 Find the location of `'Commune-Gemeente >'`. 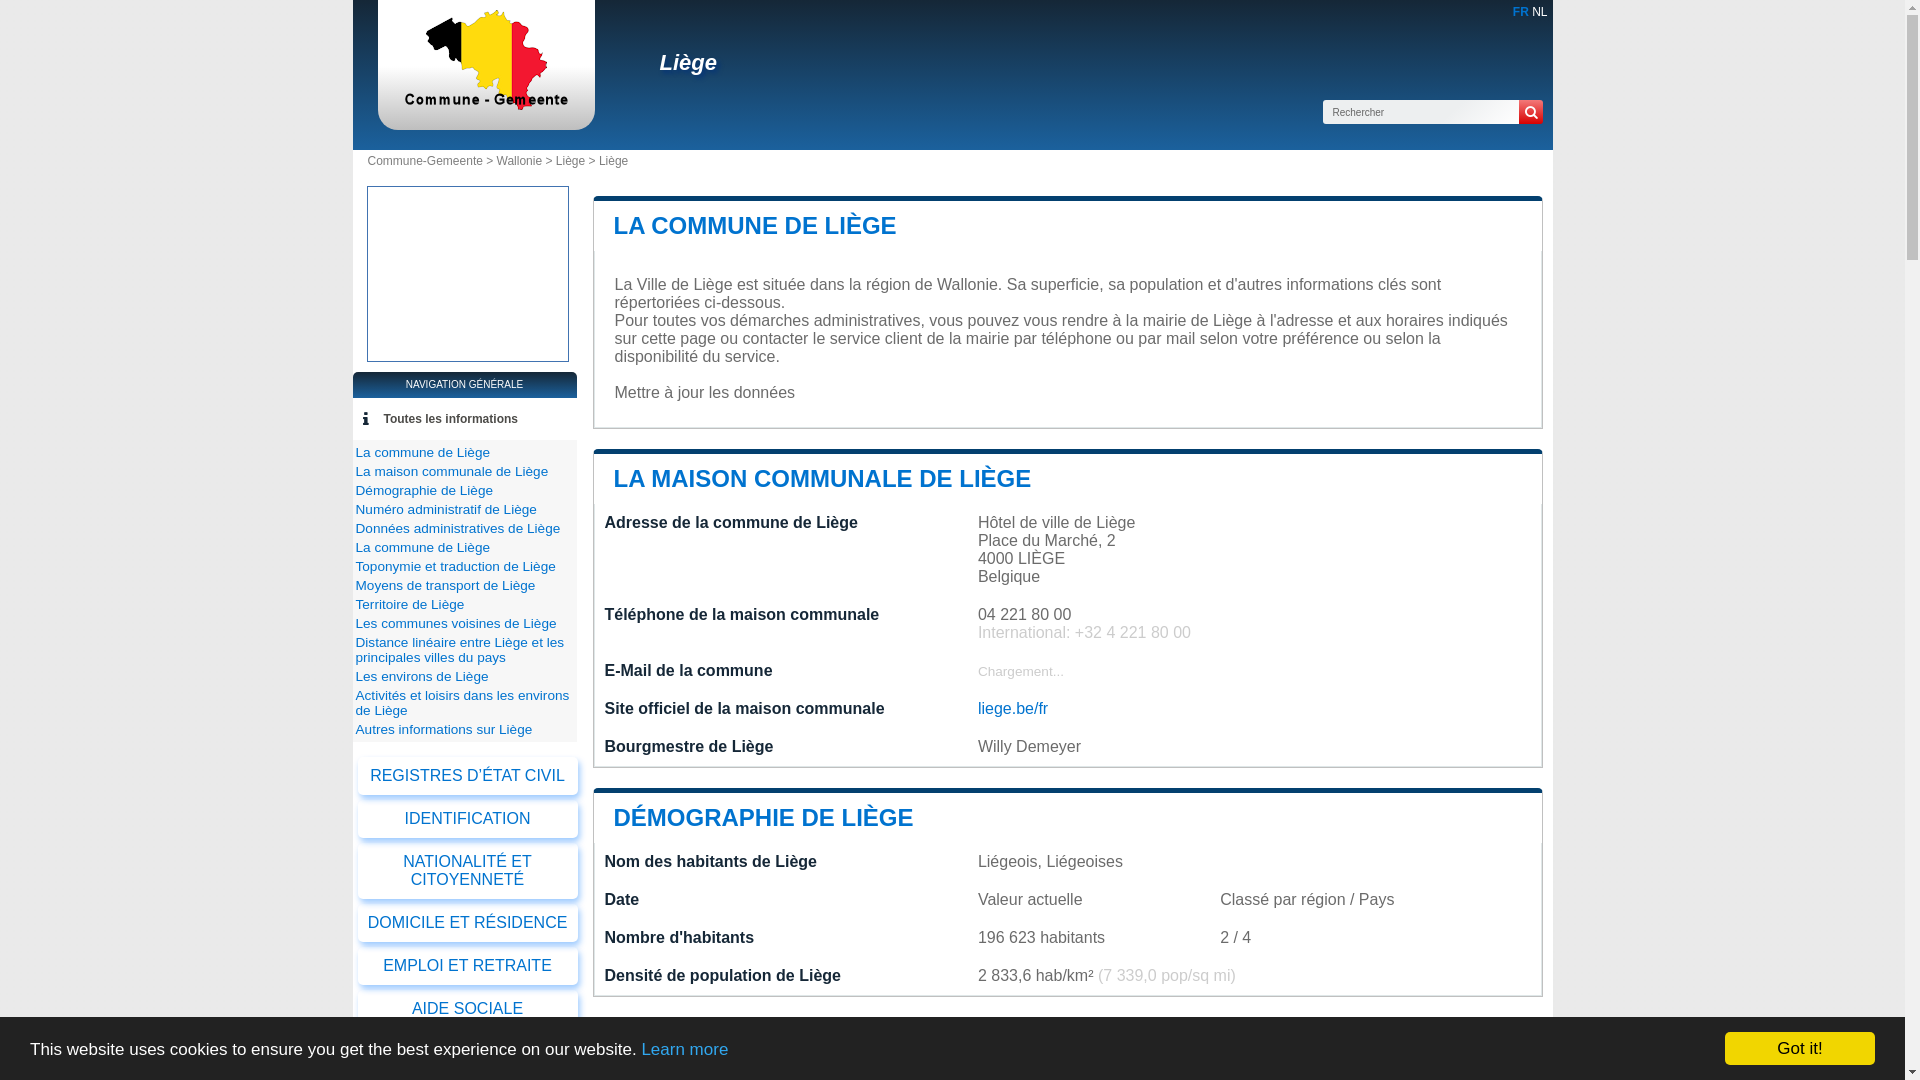

'Commune-Gemeente >' is located at coordinates (431, 160).